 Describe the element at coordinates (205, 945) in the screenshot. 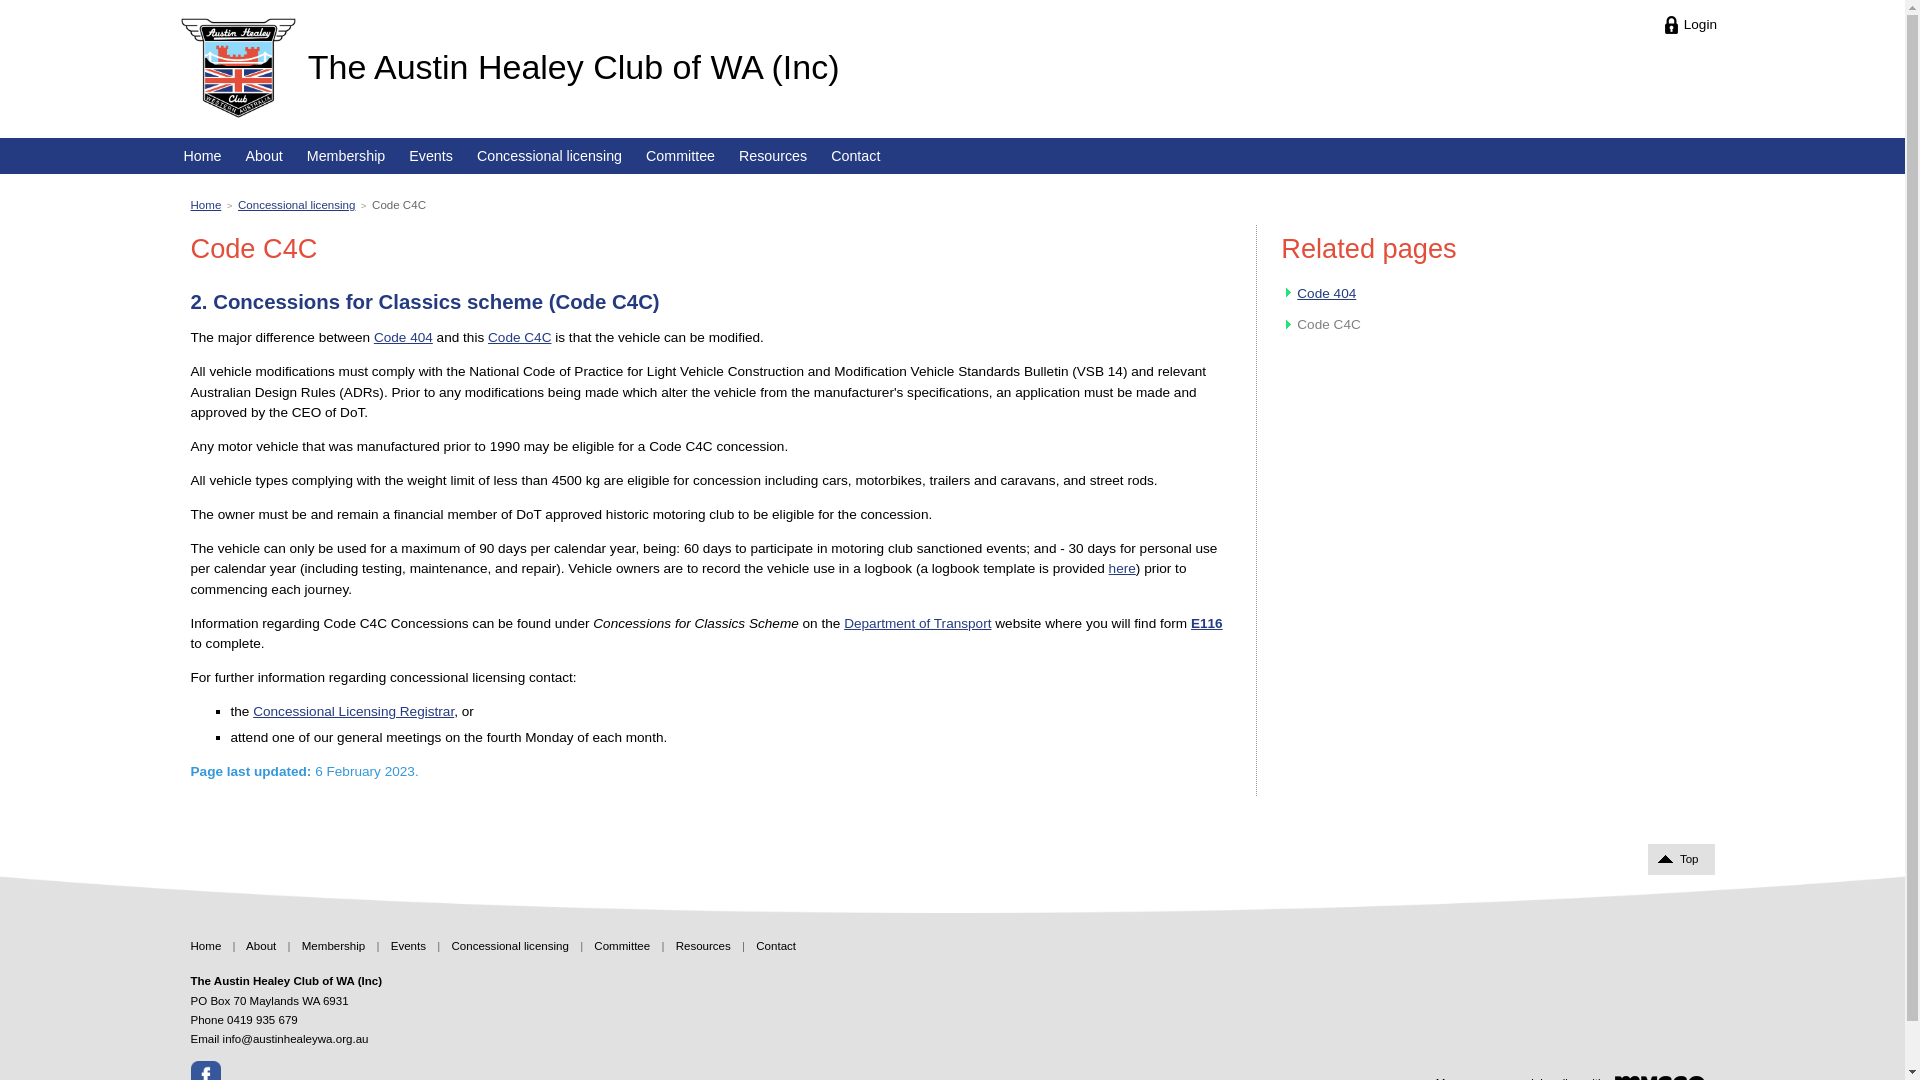

I see `'Home'` at that location.